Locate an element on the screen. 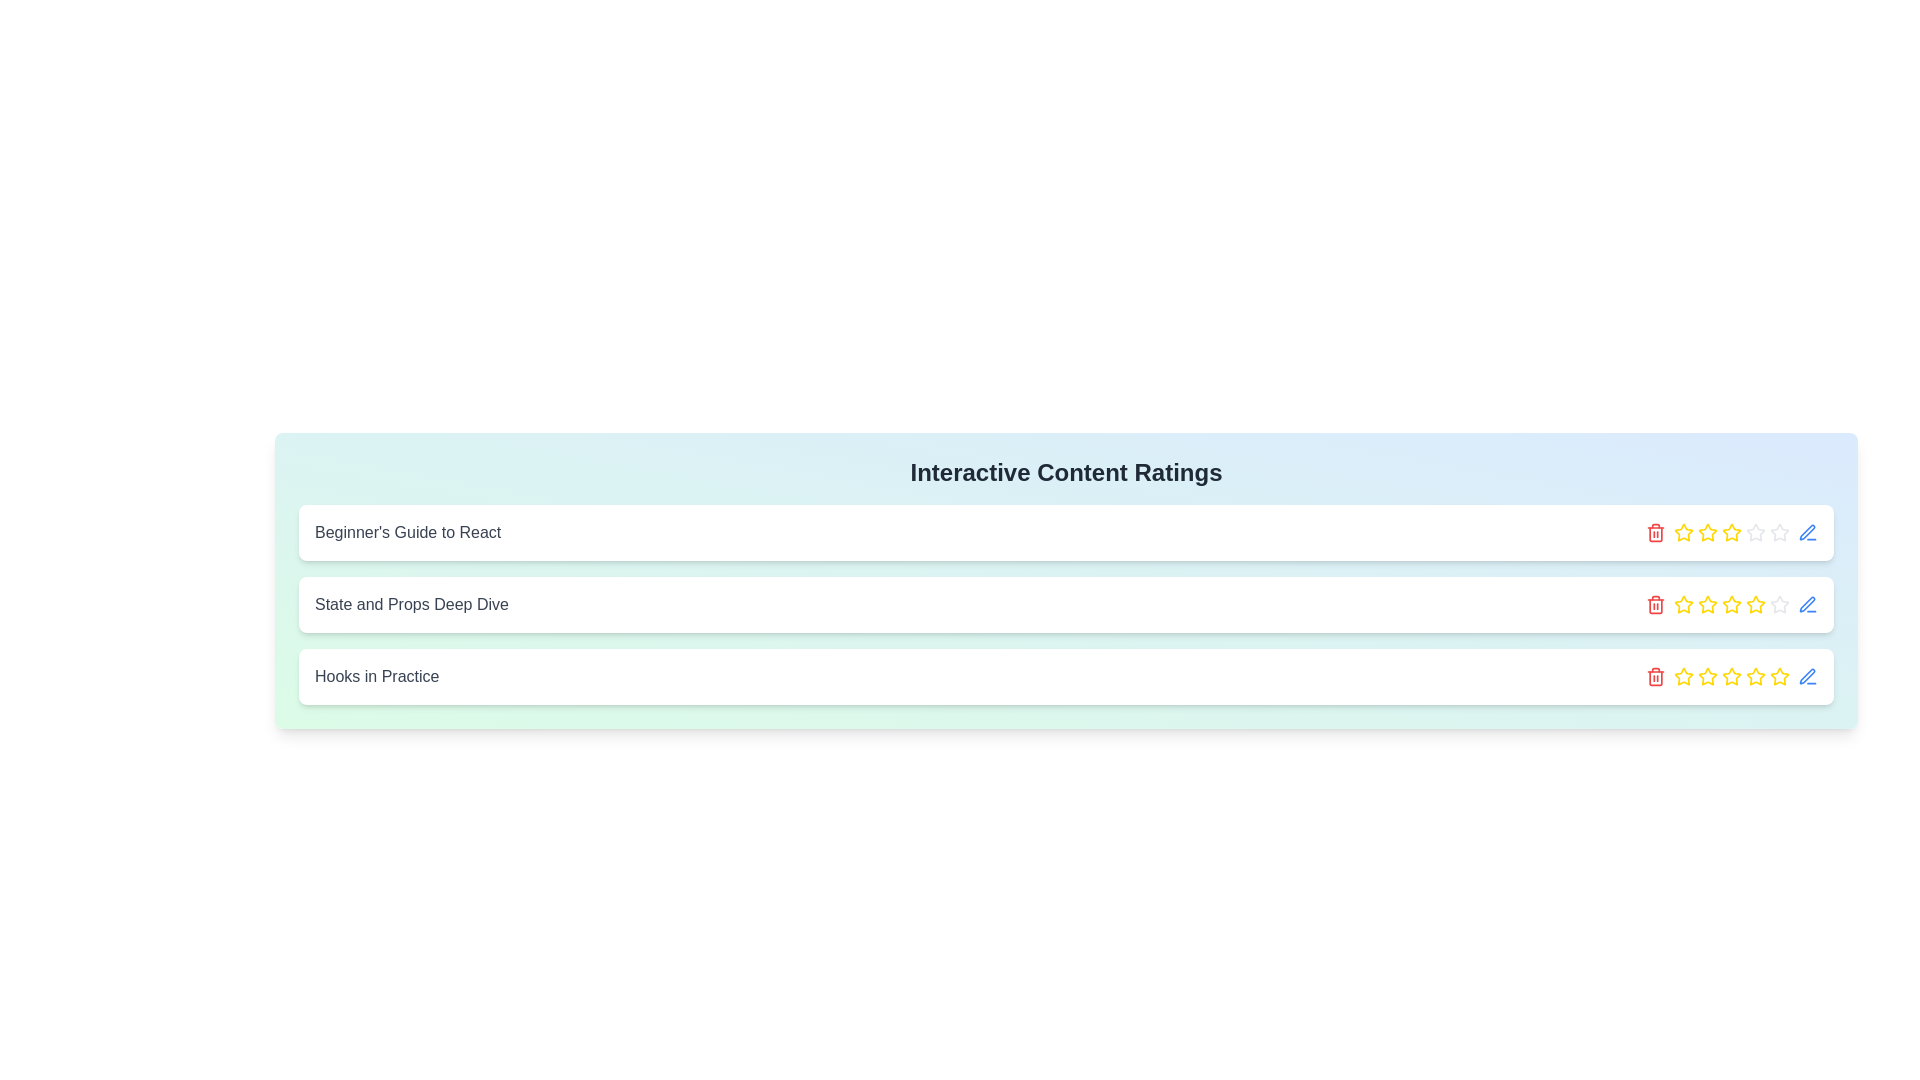  the fifth star icon with a gold stroke, styled as 'lucide lucide-star', located on the right side of the 'Hooks in Practice' item is located at coordinates (1780, 676).